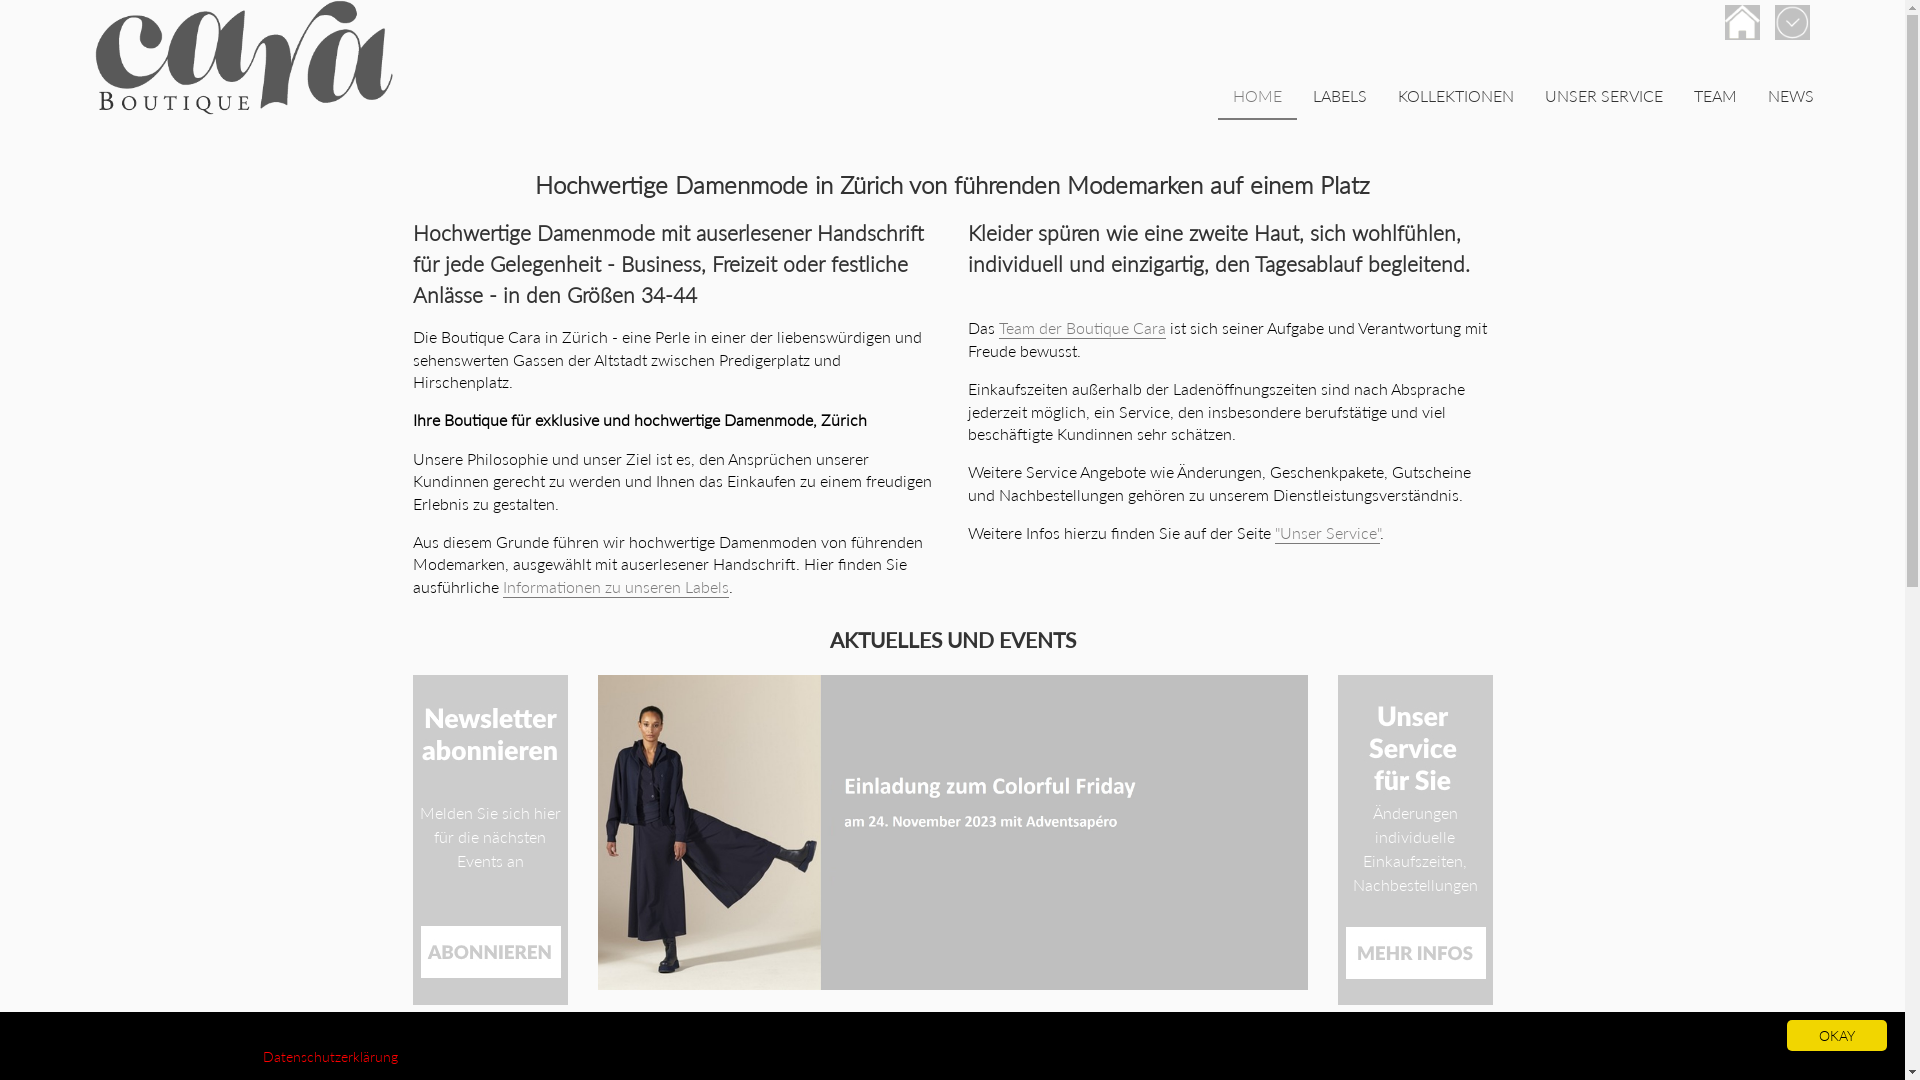  What do you see at coordinates (1080, 327) in the screenshot?
I see `'Team der Boutique Cara'` at bounding box center [1080, 327].